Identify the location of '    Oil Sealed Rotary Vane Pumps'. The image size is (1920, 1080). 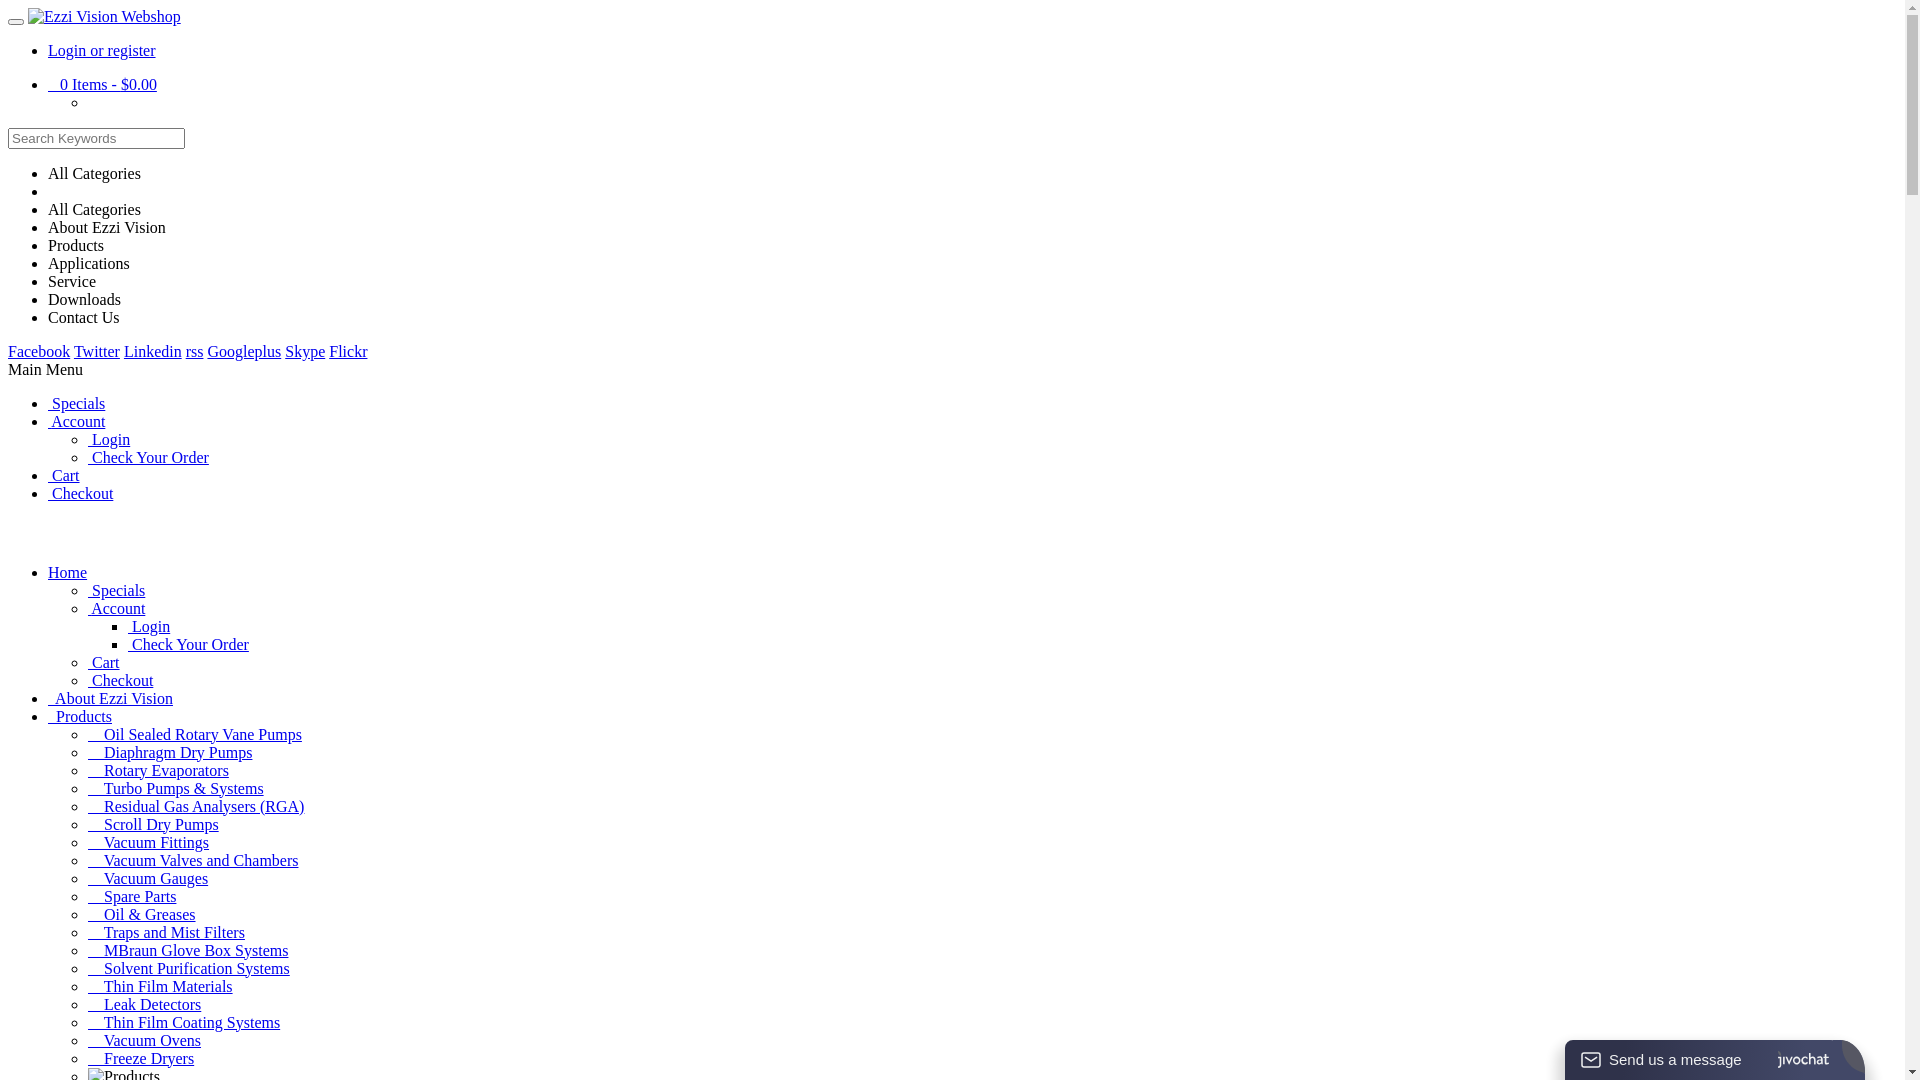
(195, 734).